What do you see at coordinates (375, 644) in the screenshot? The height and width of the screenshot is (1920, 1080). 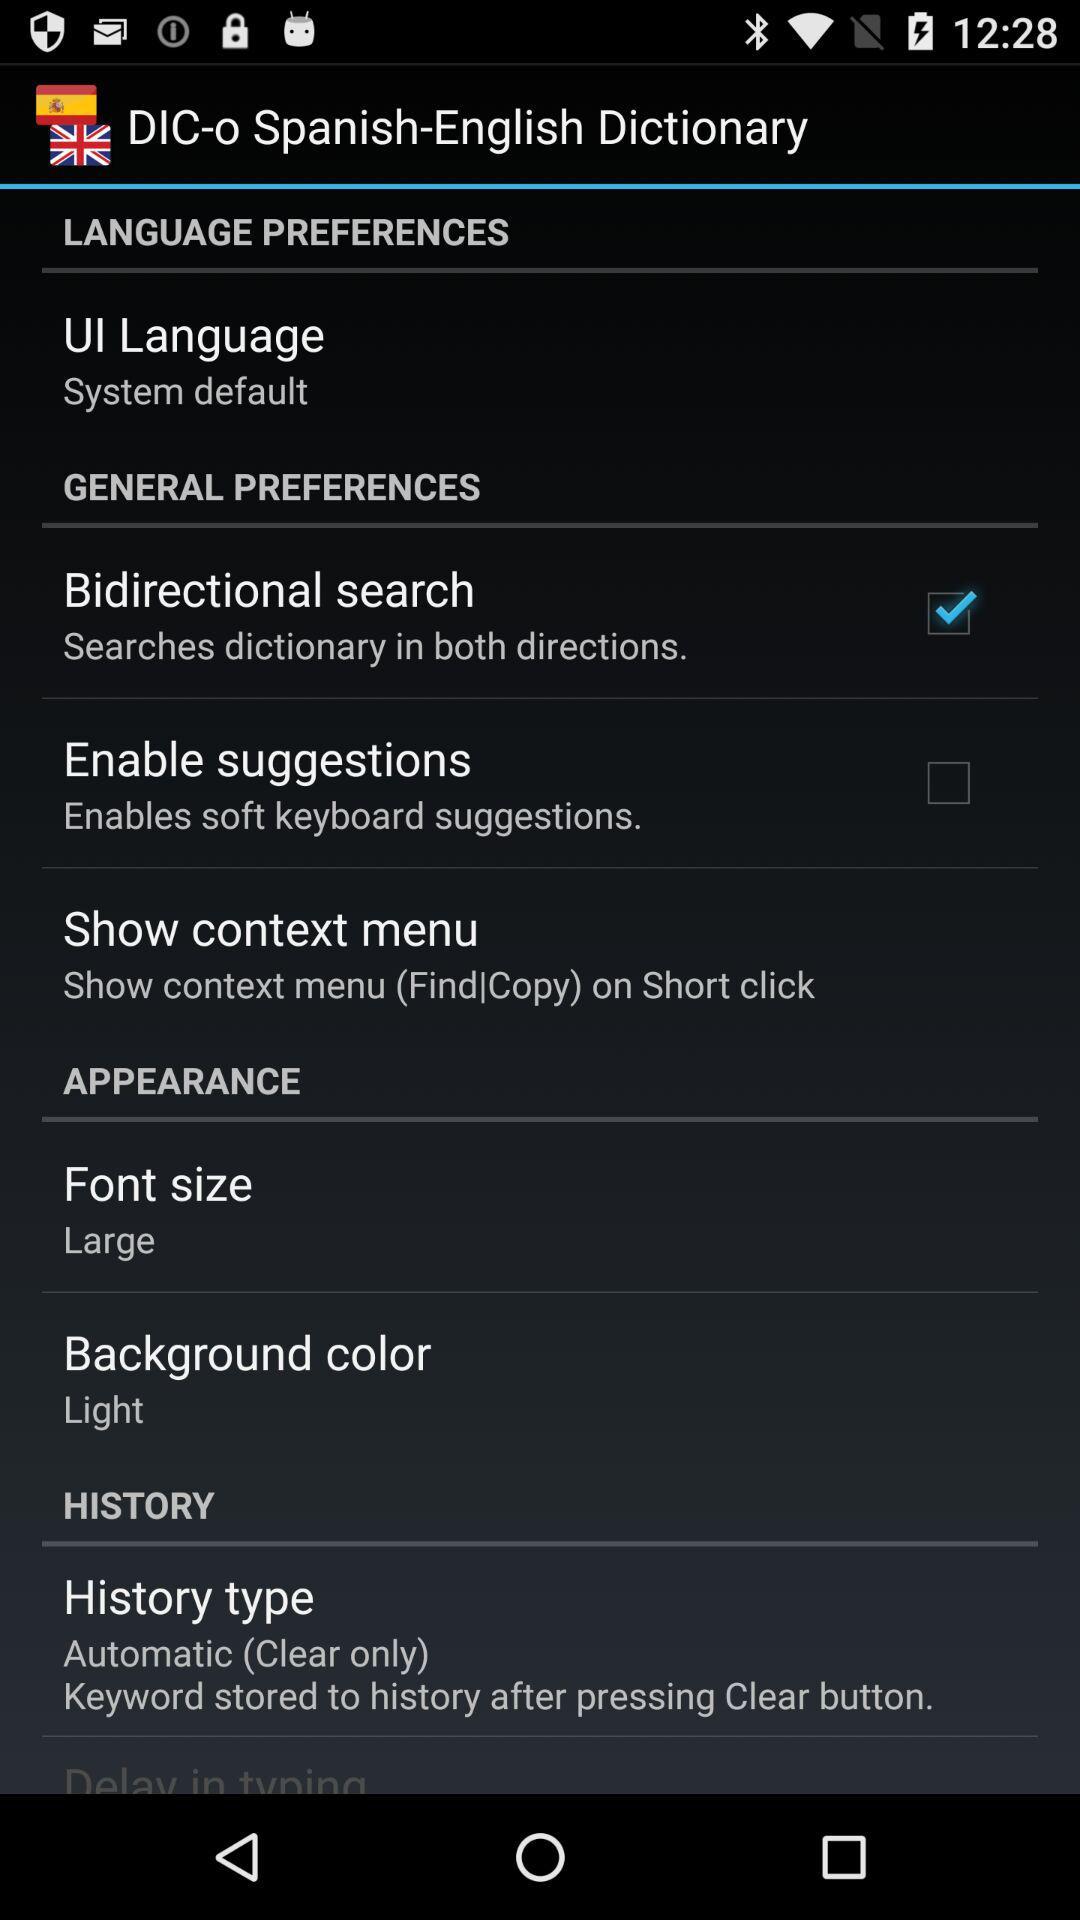 I see `icon below bidirectional search` at bounding box center [375, 644].